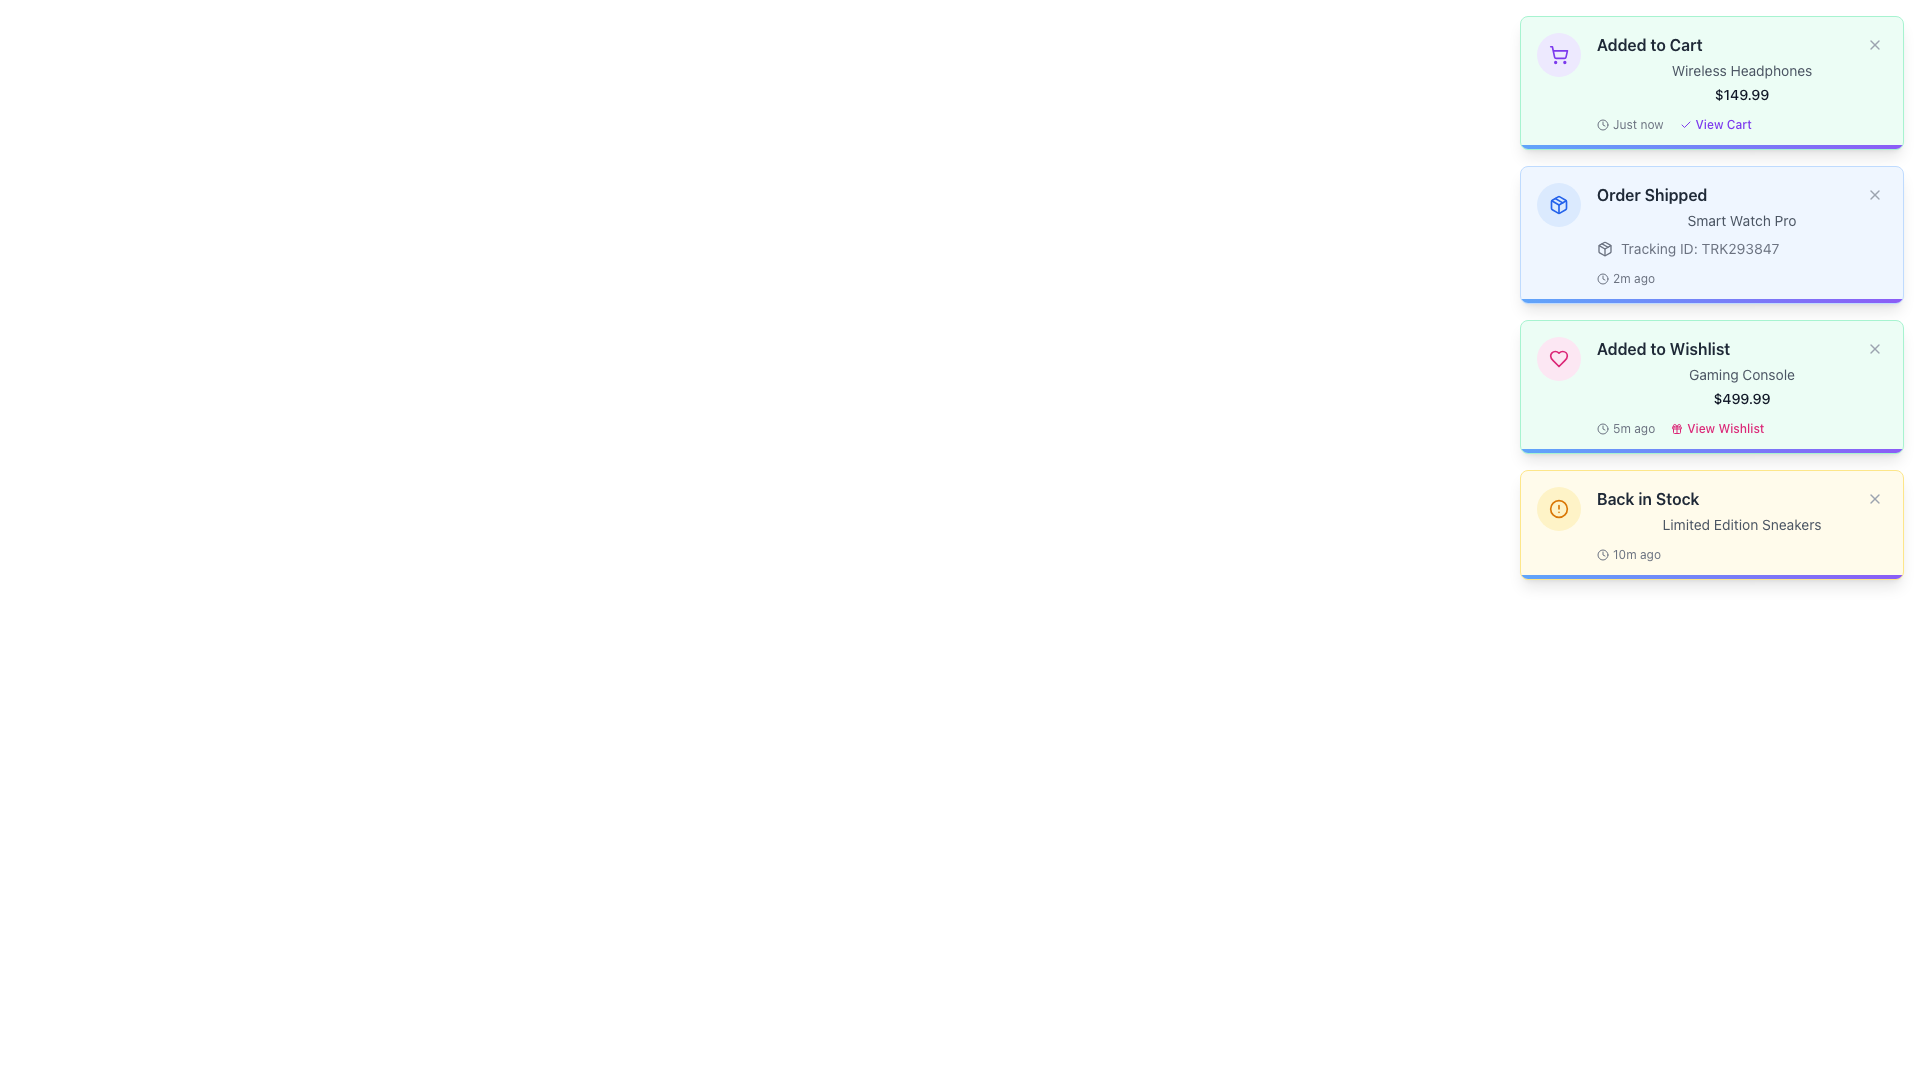 Image resolution: width=1920 pixels, height=1080 pixels. I want to click on the small clock icon with a circular outline located near the bottom-left corner of the 'Order Shipped' box, just before the text '2m ago', so click(1603, 278).